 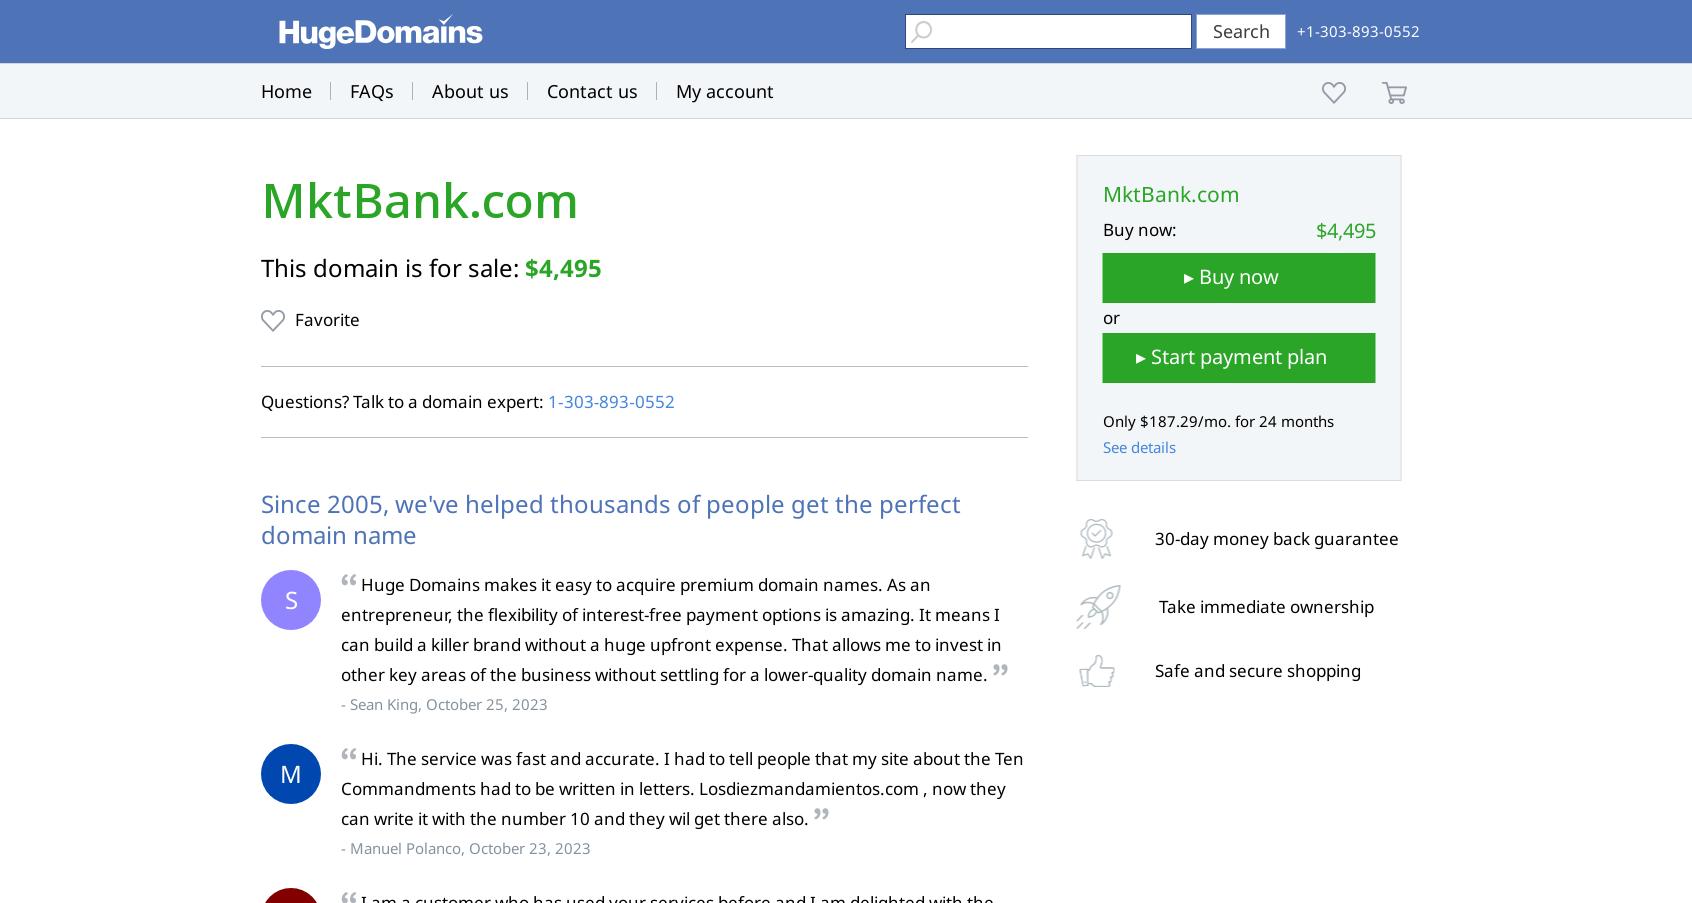 I want to click on 'Favorite', so click(x=326, y=318).